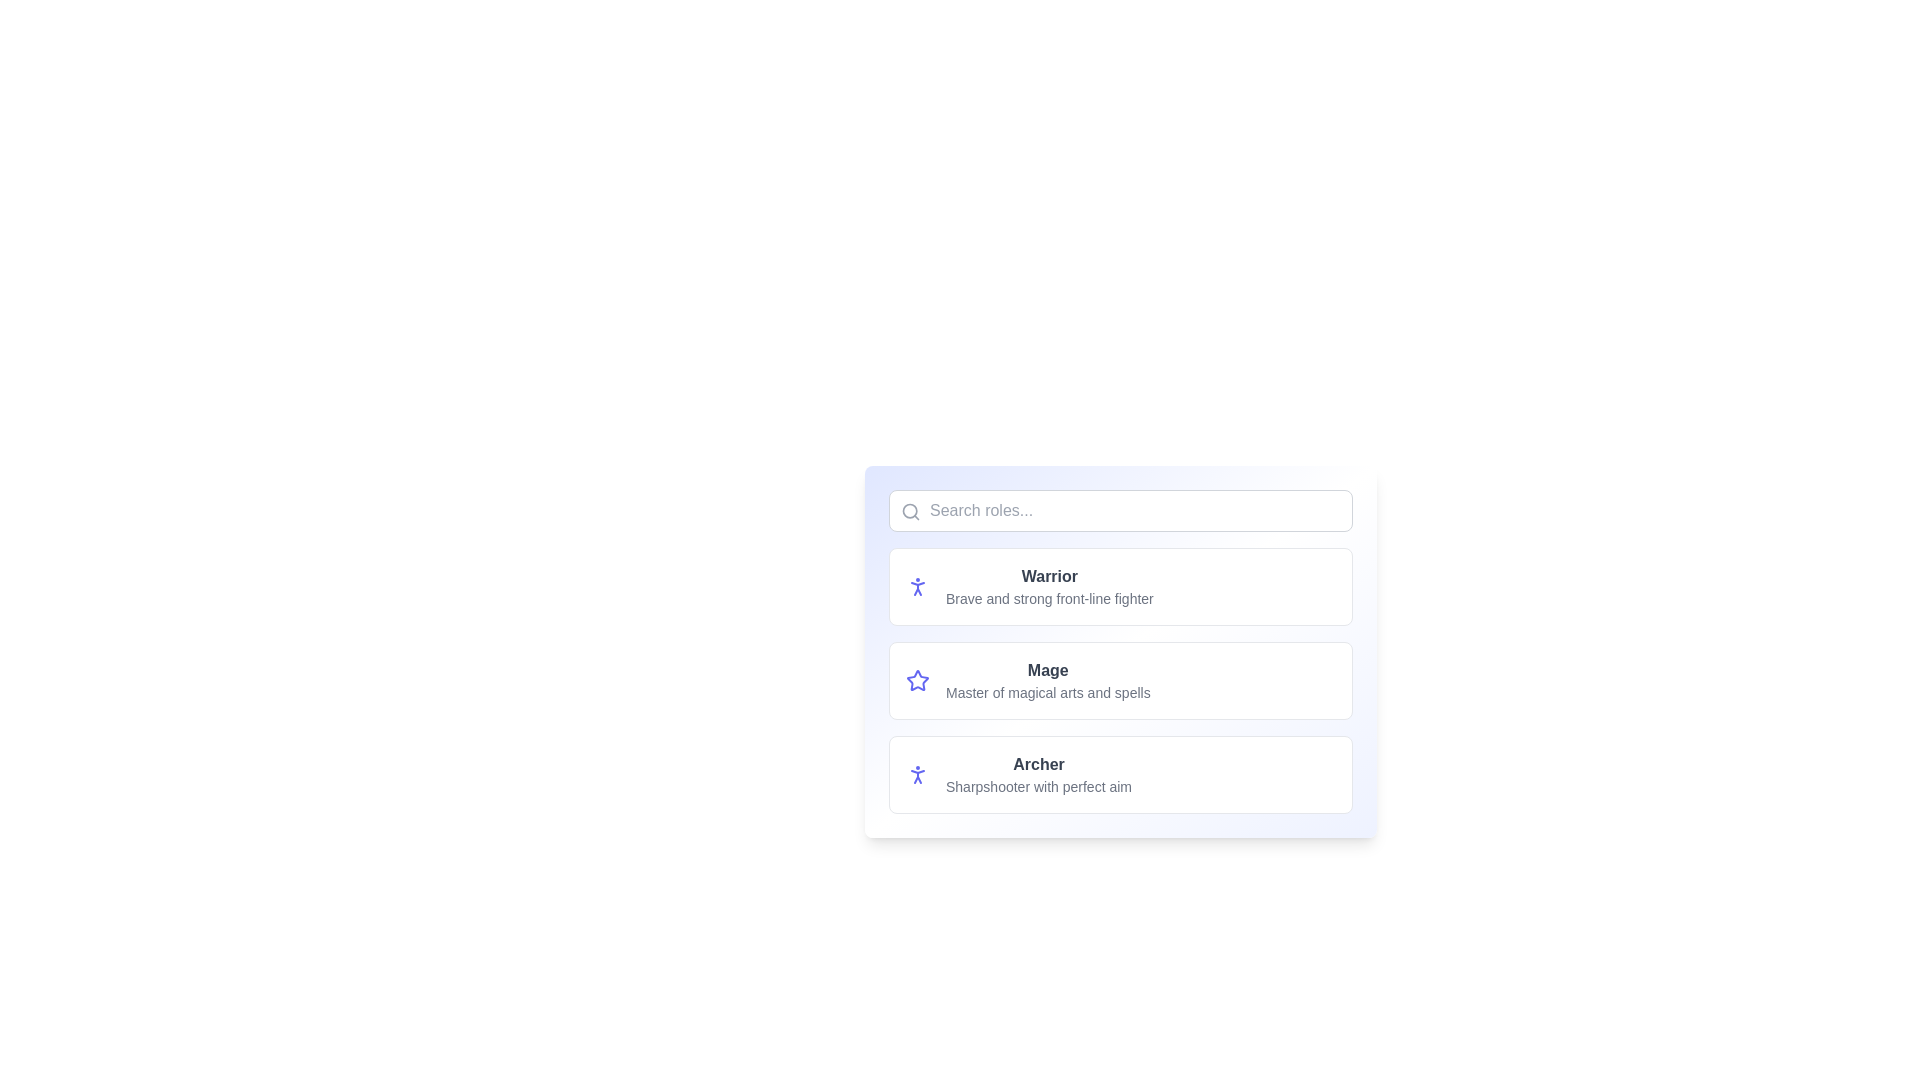 Image resolution: width=1920 pixels, height=1080 pixels. I want to click on the 'Mage' text label, which serves as the header for the second item in the vertical list, positioned between 'Warrior' and 'Archer', so click(1047, 671).